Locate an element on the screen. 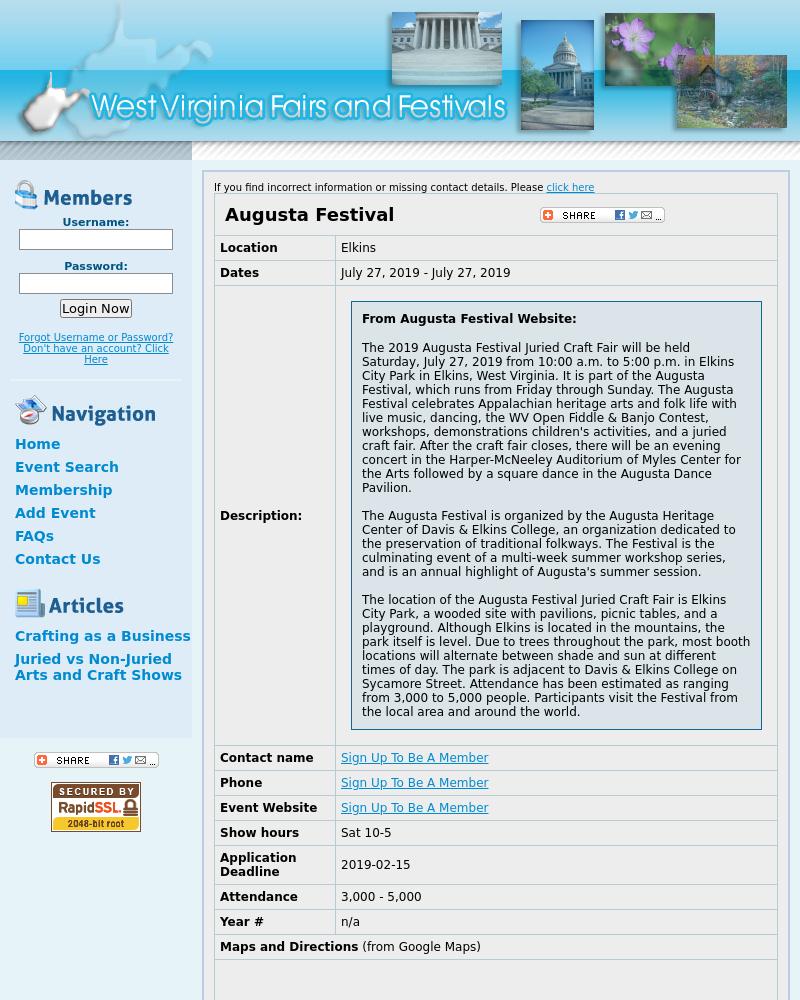 Image resolution: width=800 pixels, height=1000 pixels. 'Phone' is located at coordinates (240, 783).